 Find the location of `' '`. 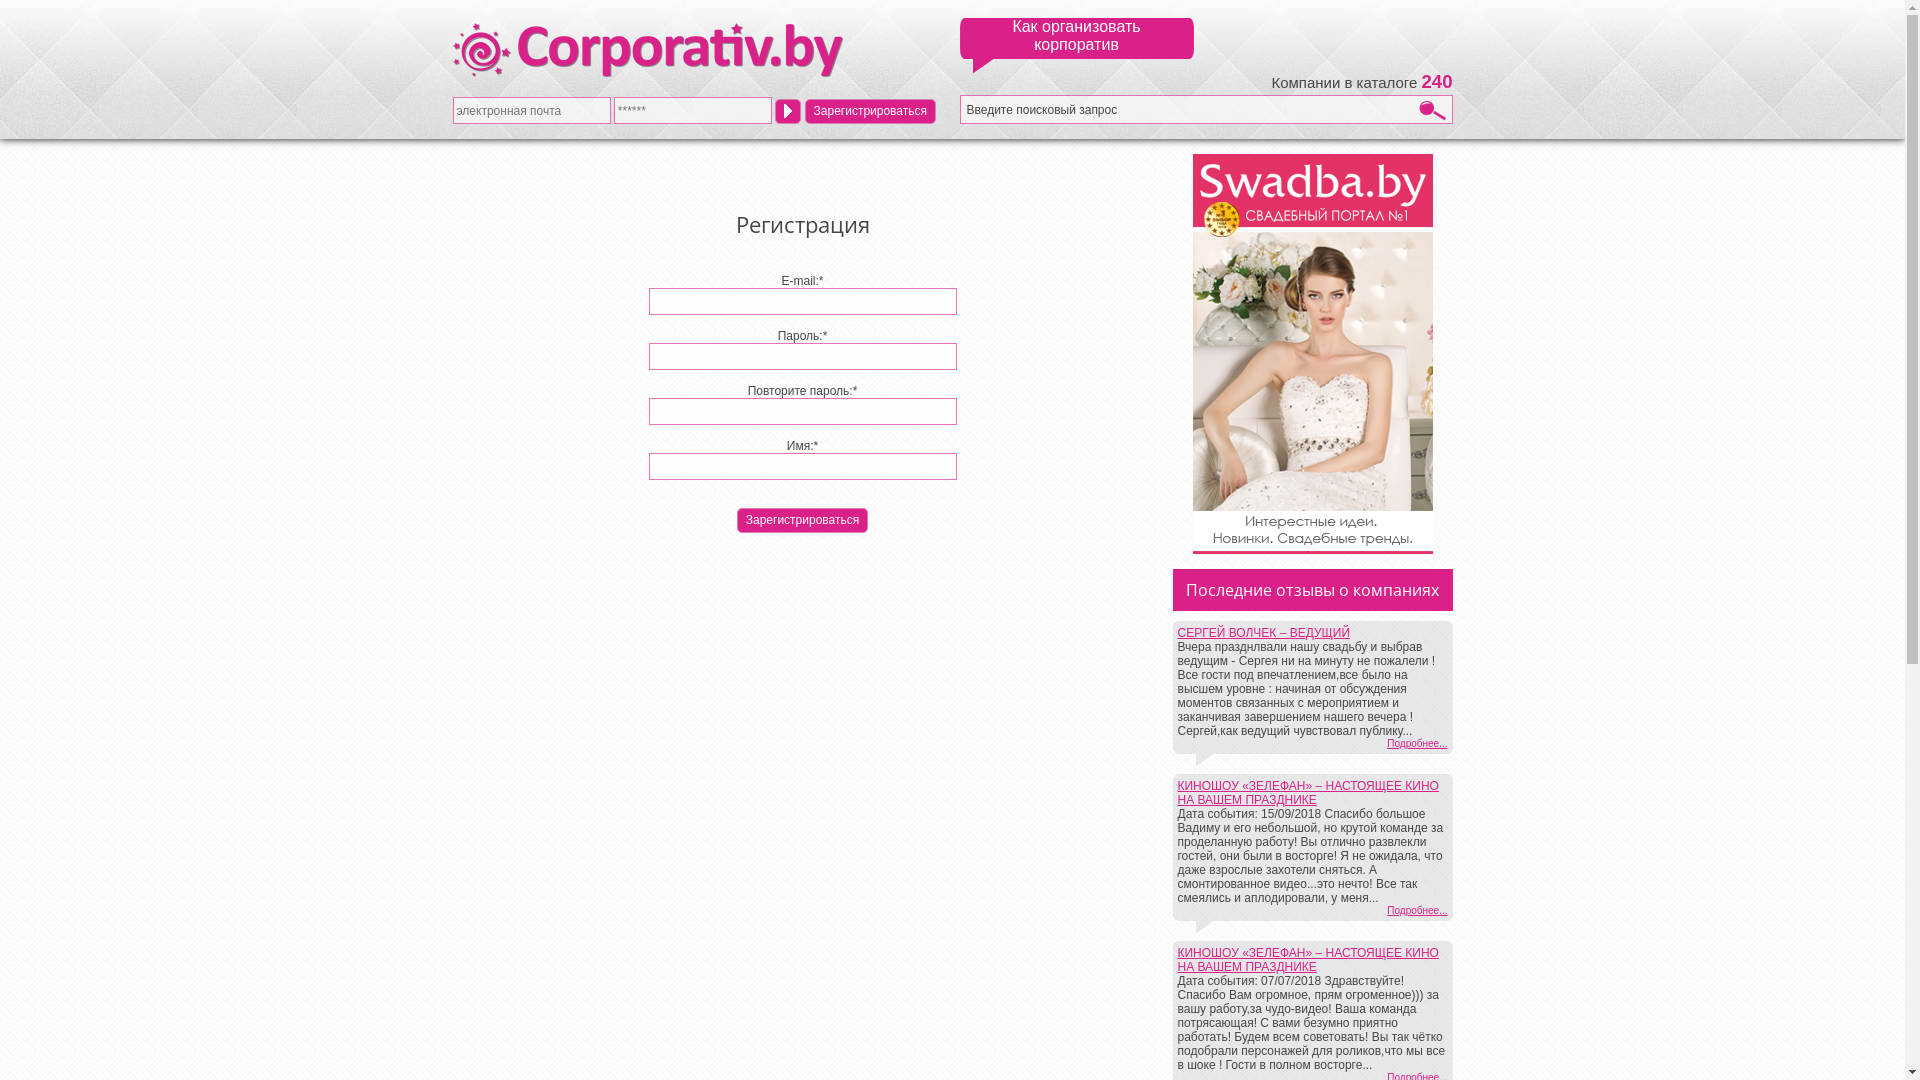

' ' is located at coordinates (786, 110).